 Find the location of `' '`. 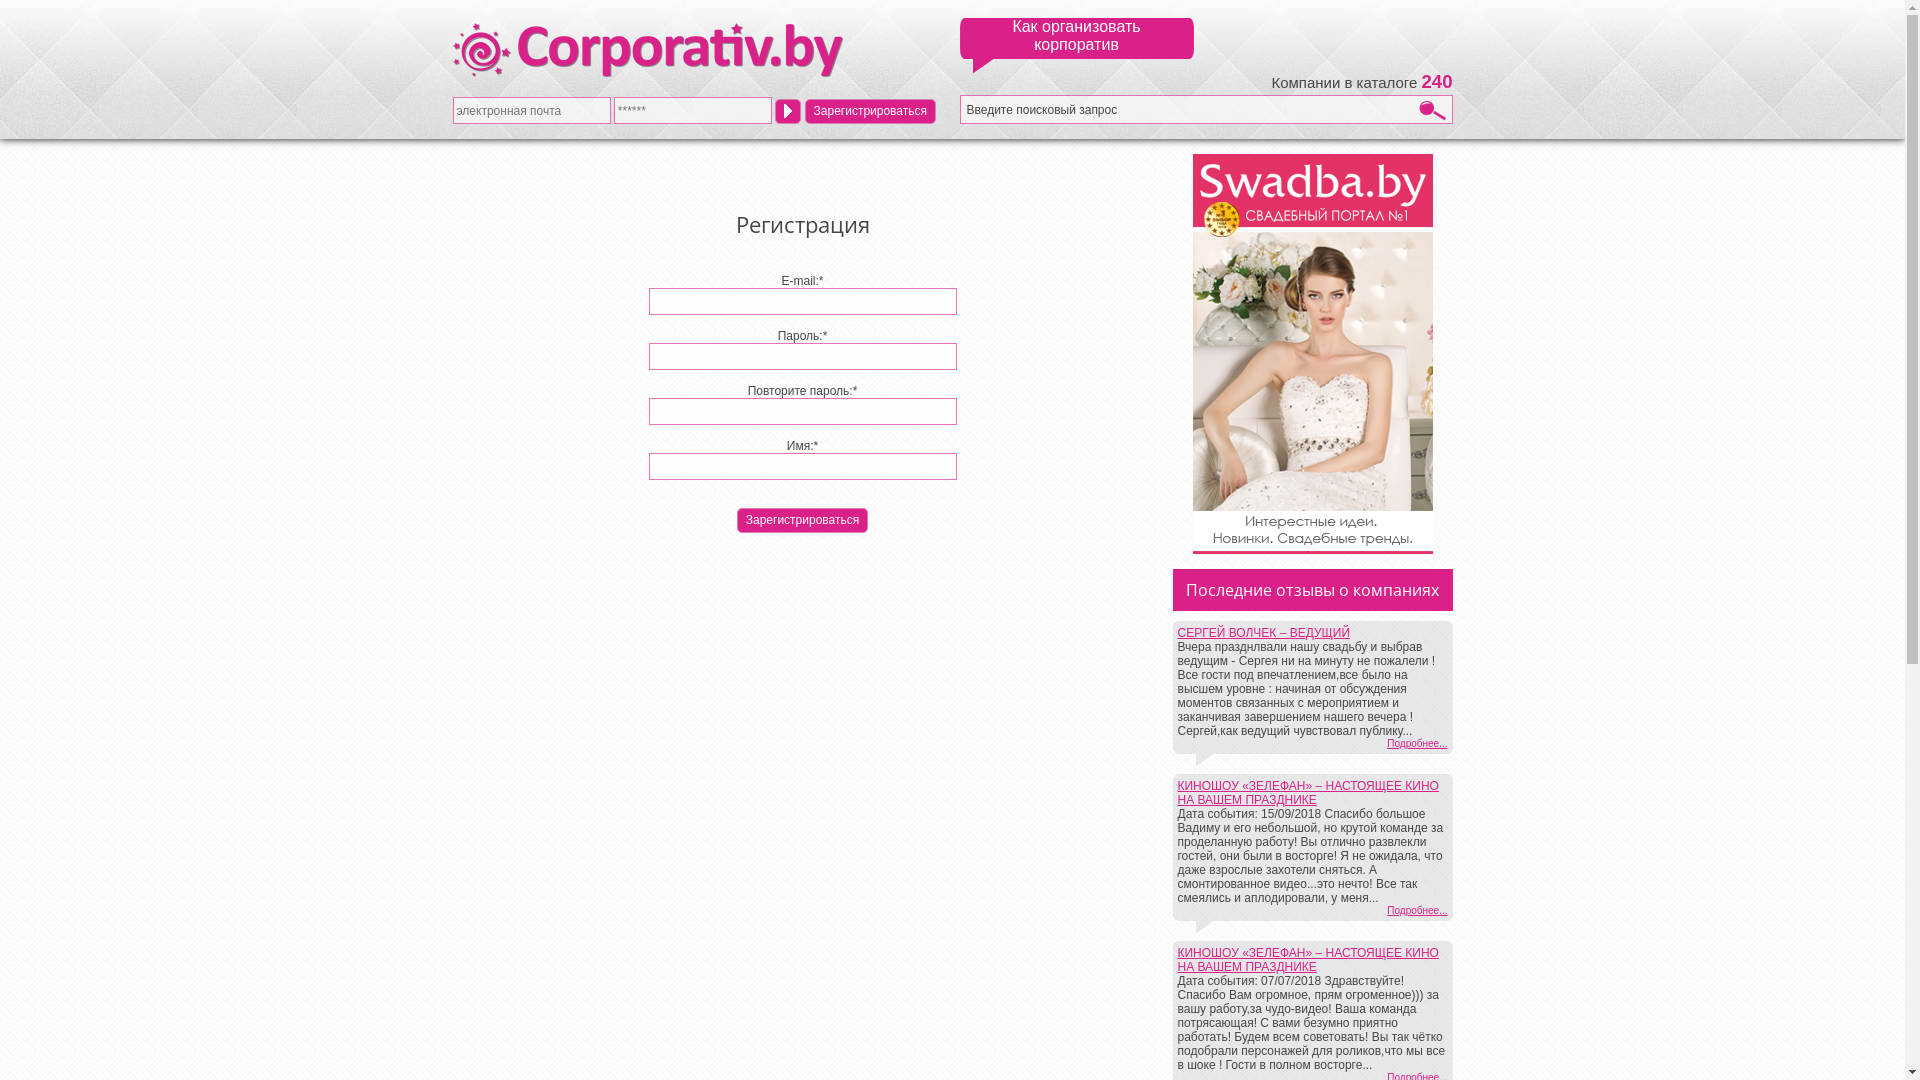

' ' is located at coordinates (786, 110).